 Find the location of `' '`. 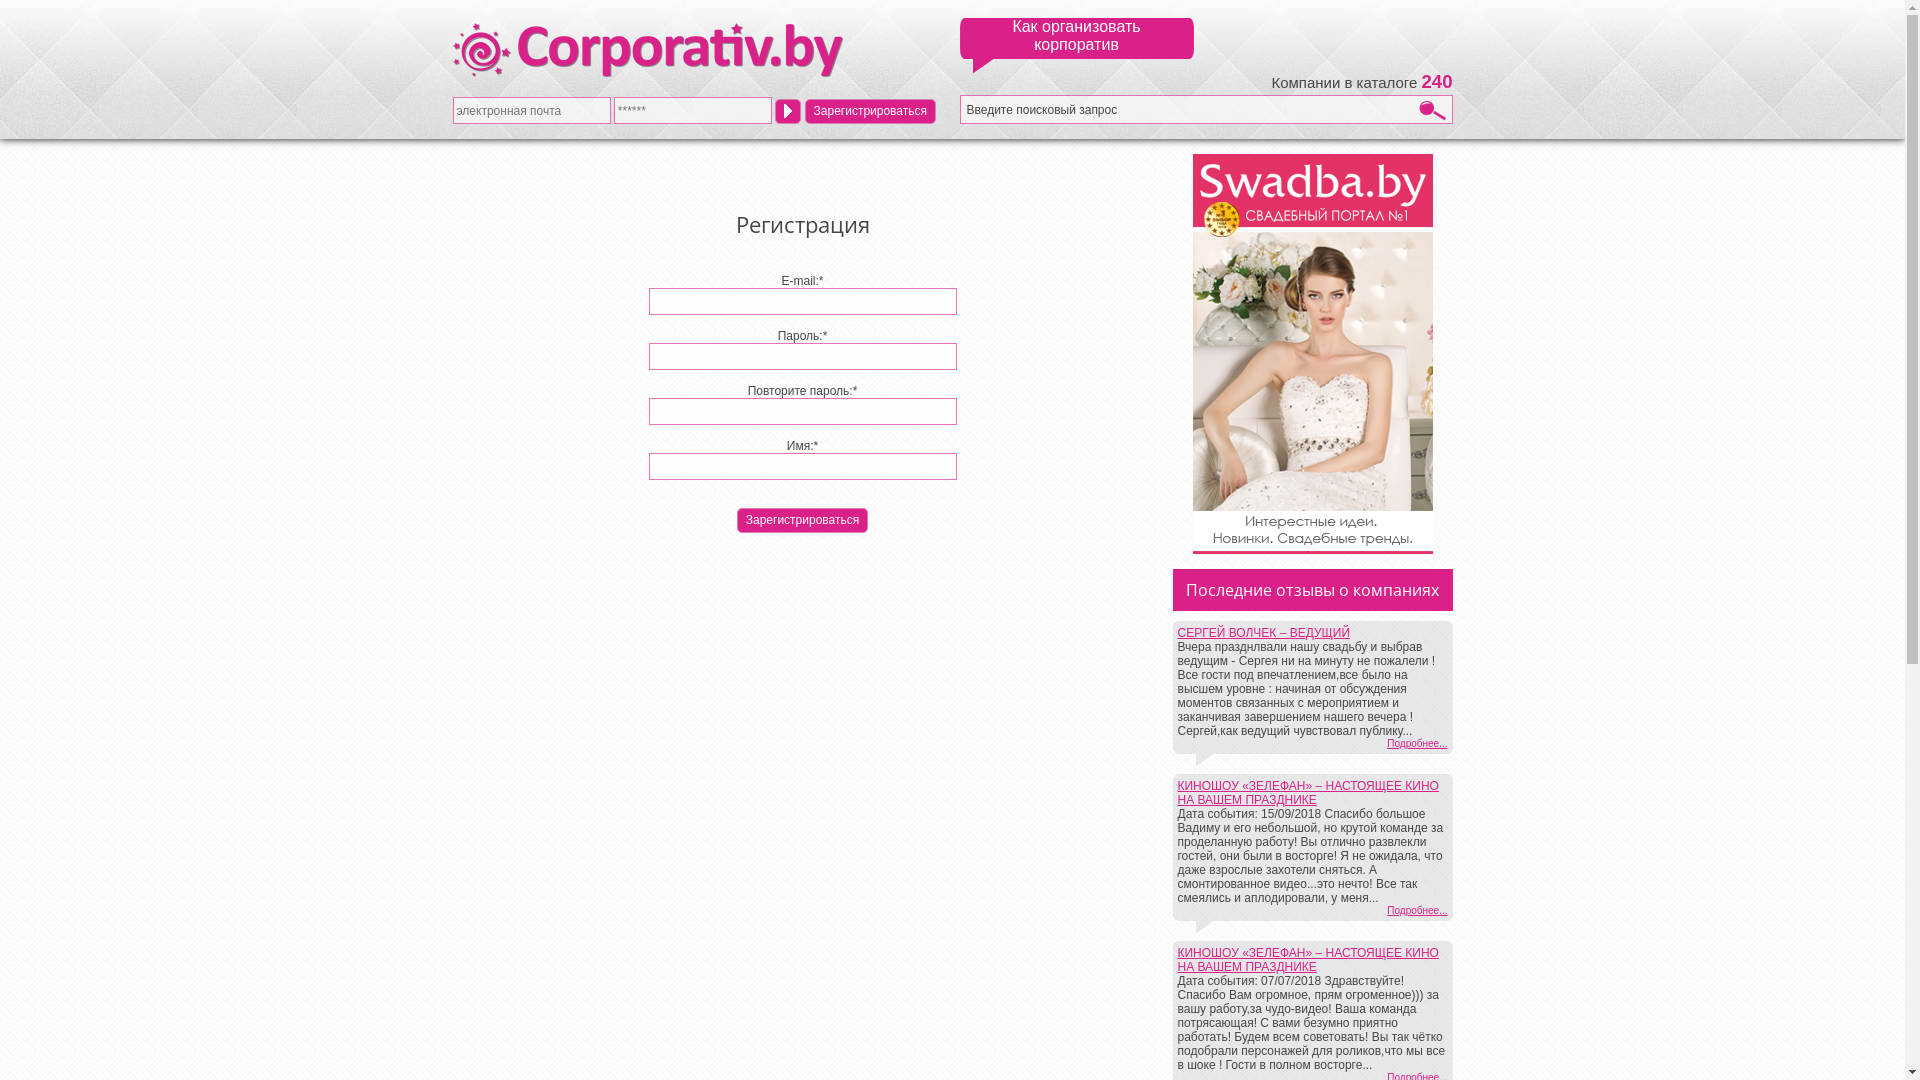

' ' is located at coordinates (786, 110).